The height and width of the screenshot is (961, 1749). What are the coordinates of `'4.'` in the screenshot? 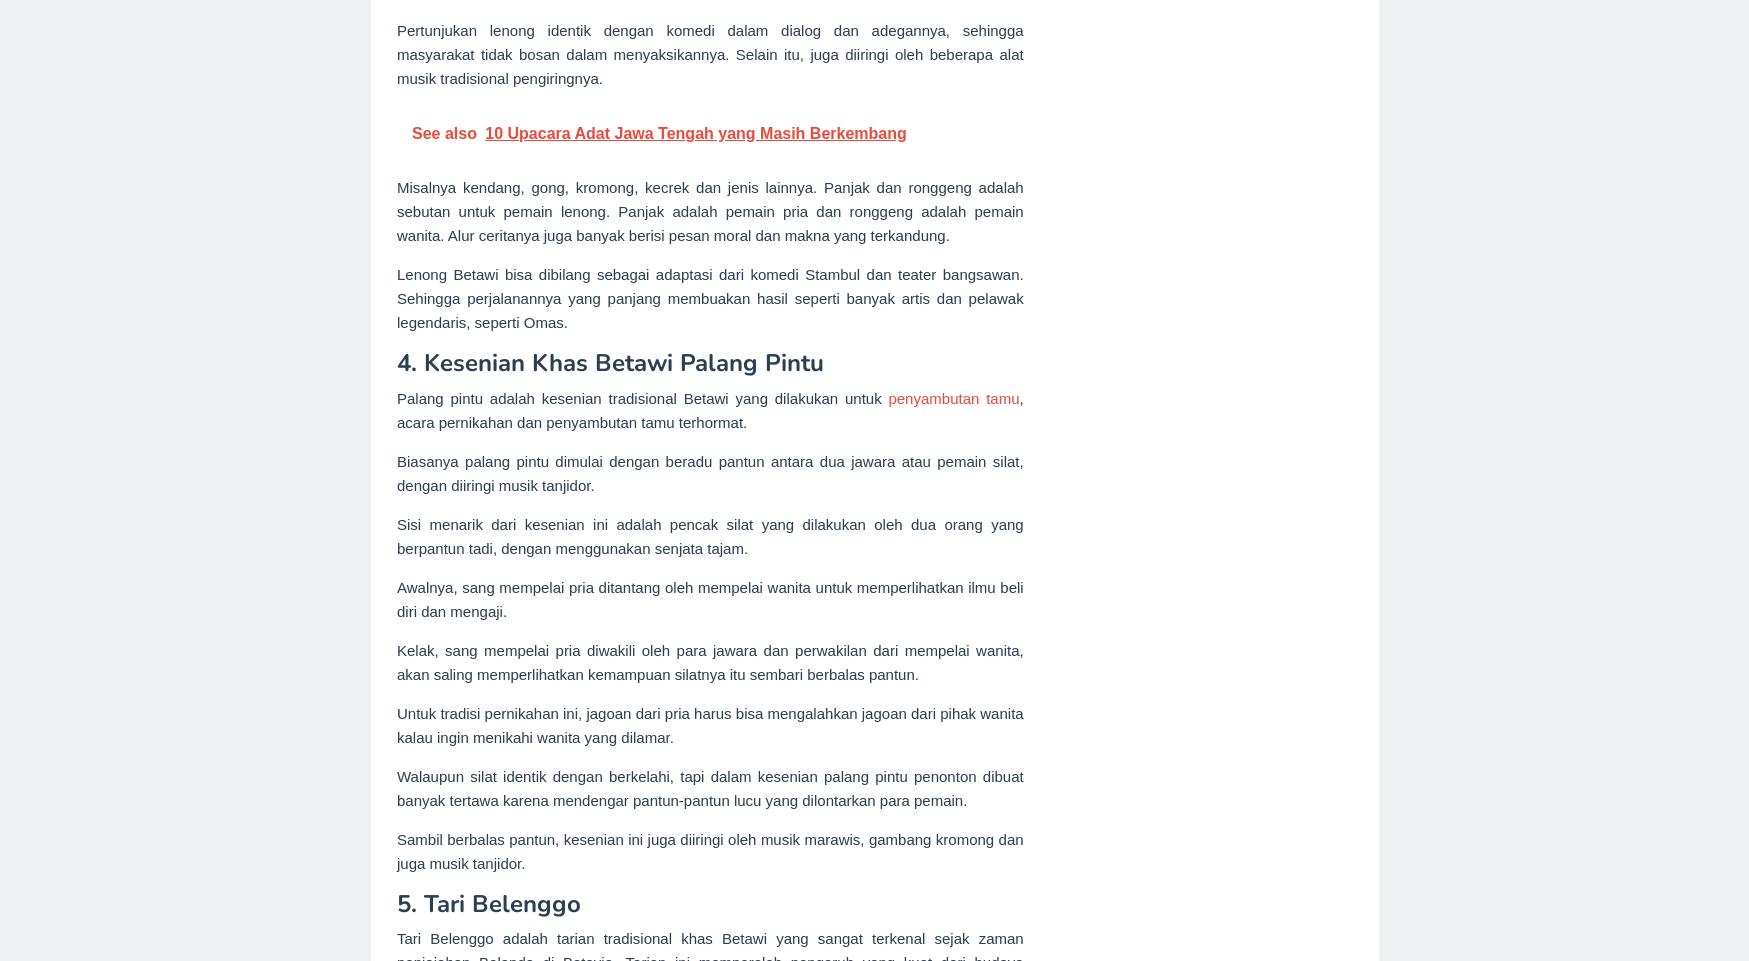 It's located at (409, 361).